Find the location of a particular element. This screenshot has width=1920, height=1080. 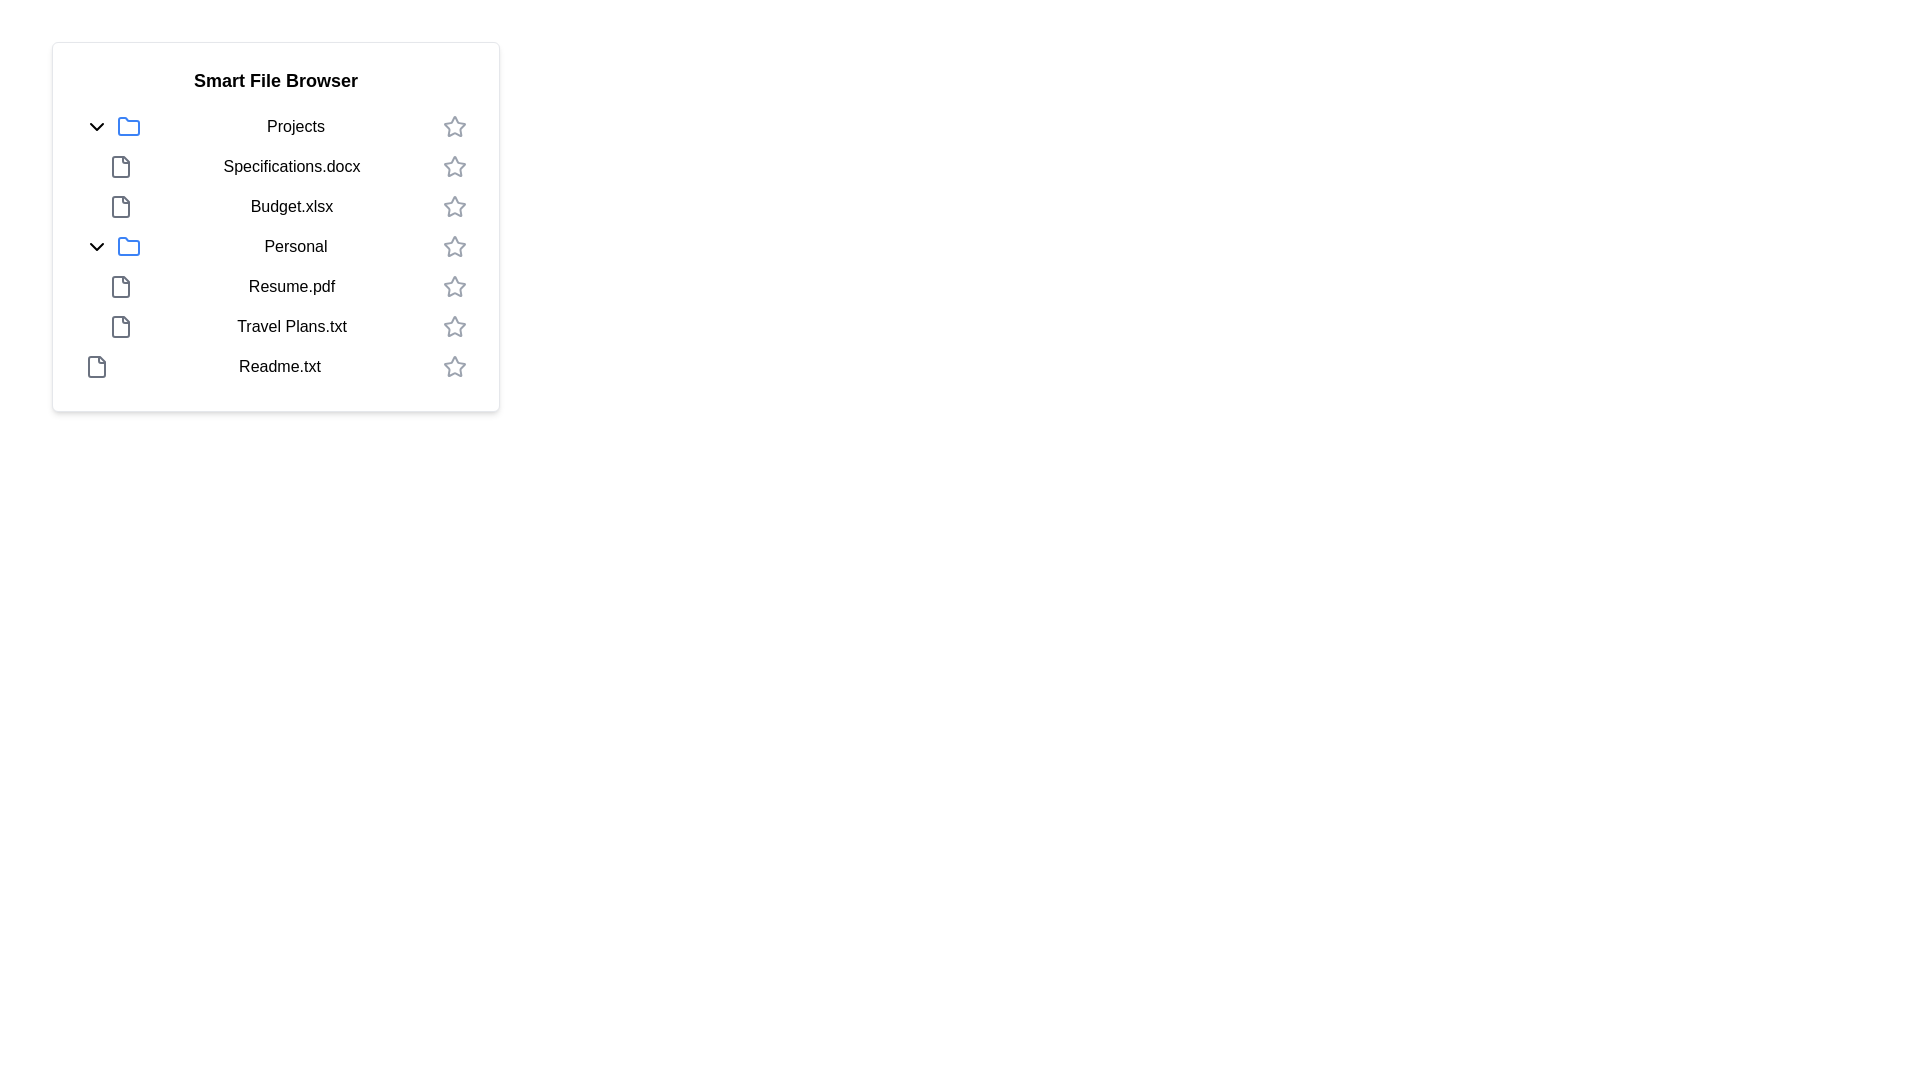

the star icon located to the right of the 'Budget.xlsx' text is located at coordinates (454, 207).